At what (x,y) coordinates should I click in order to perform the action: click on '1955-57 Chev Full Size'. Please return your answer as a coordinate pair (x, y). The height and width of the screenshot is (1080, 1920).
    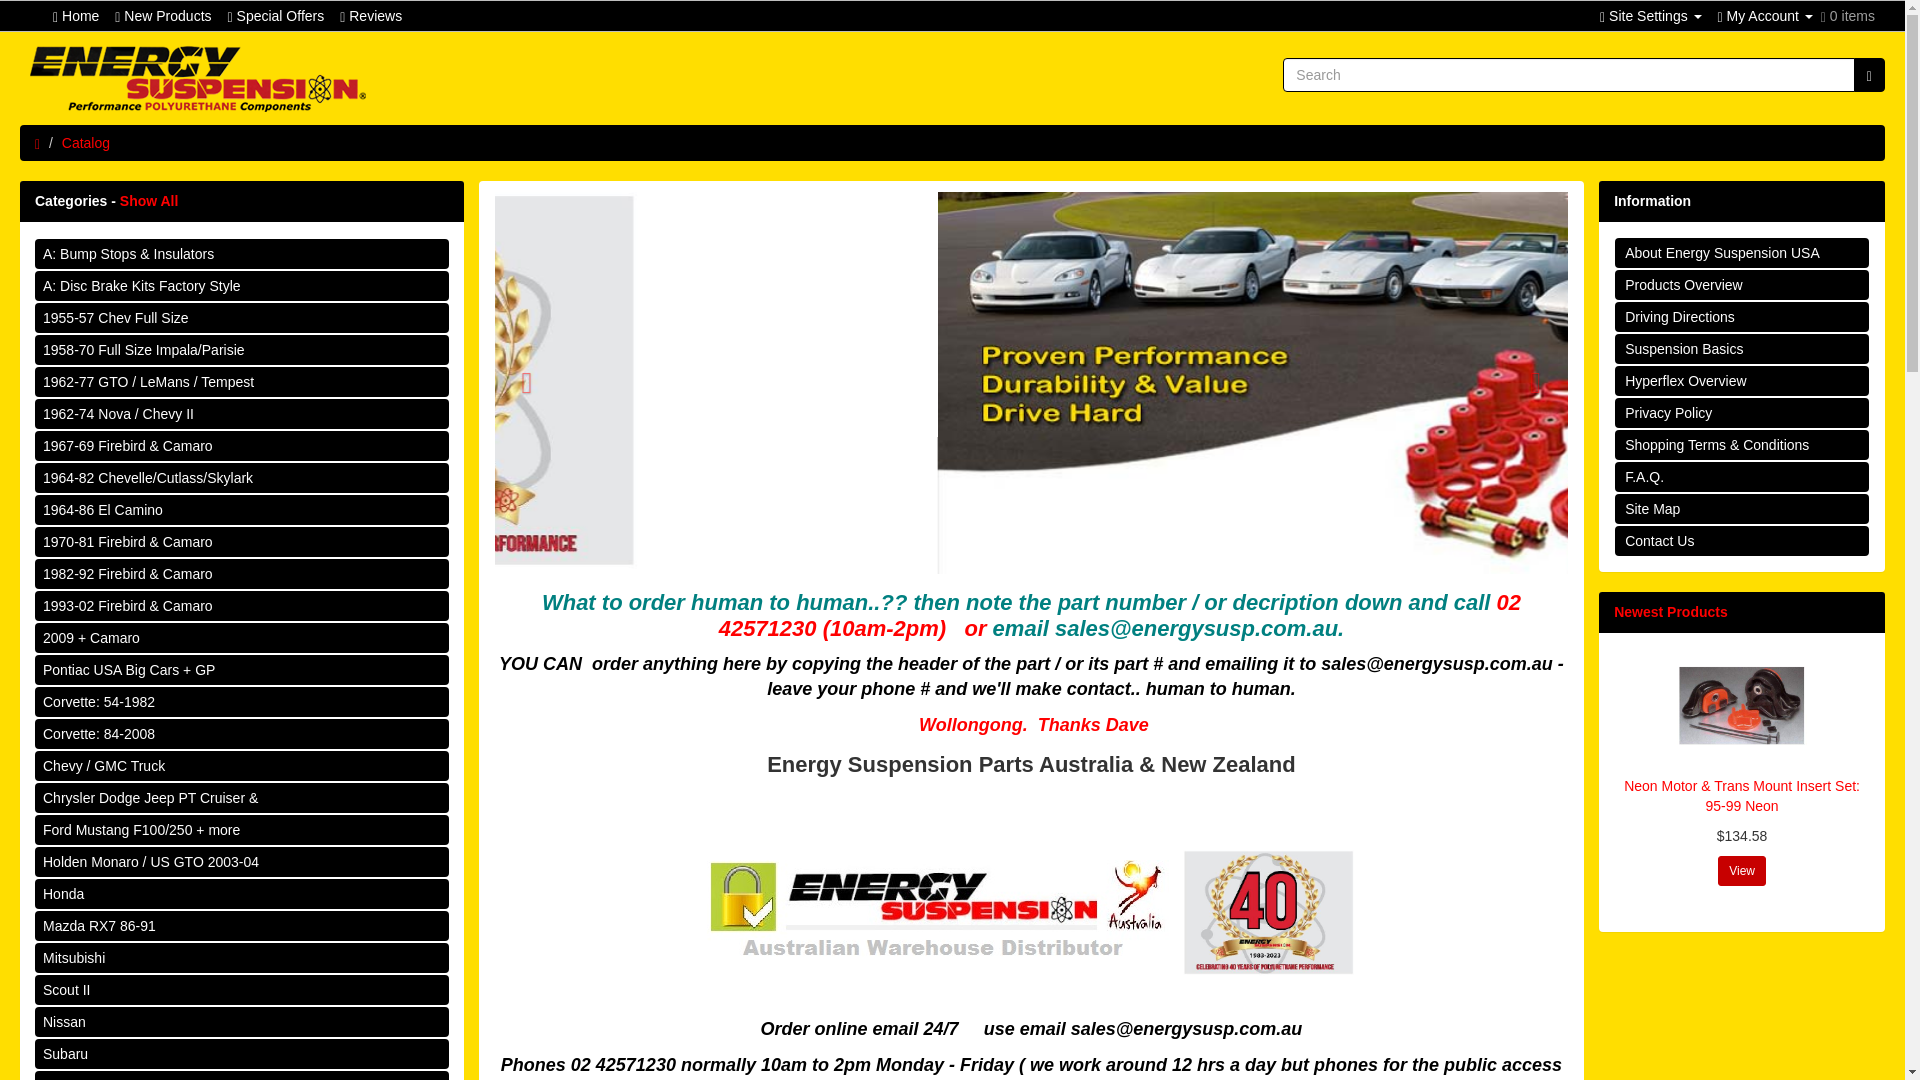
    Looking at the image, I should click on (240, 316).